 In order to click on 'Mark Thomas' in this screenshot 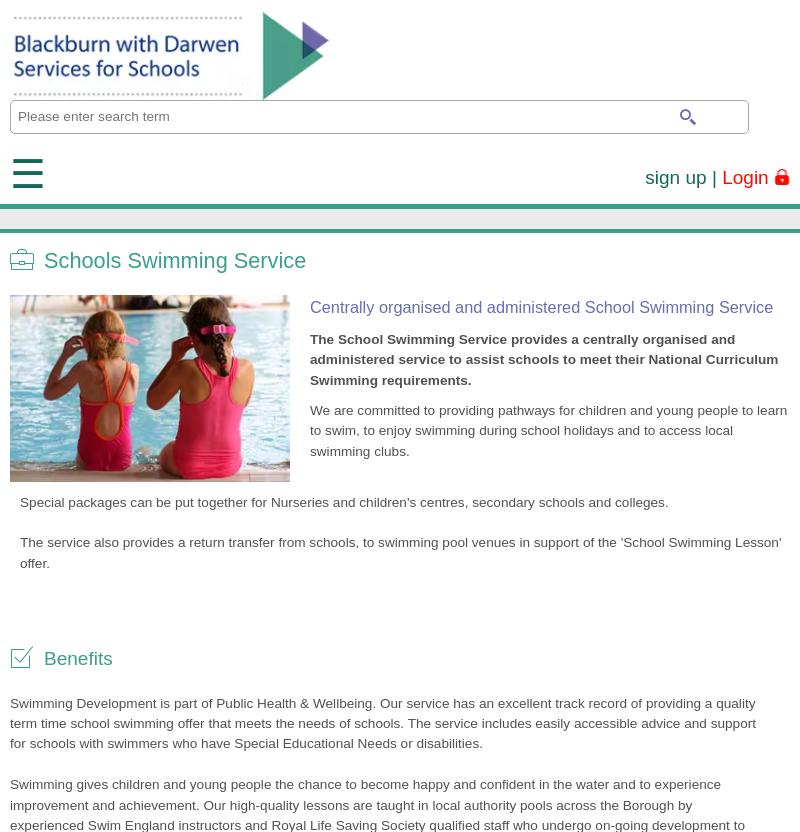, I will do `click(50, 809)`.